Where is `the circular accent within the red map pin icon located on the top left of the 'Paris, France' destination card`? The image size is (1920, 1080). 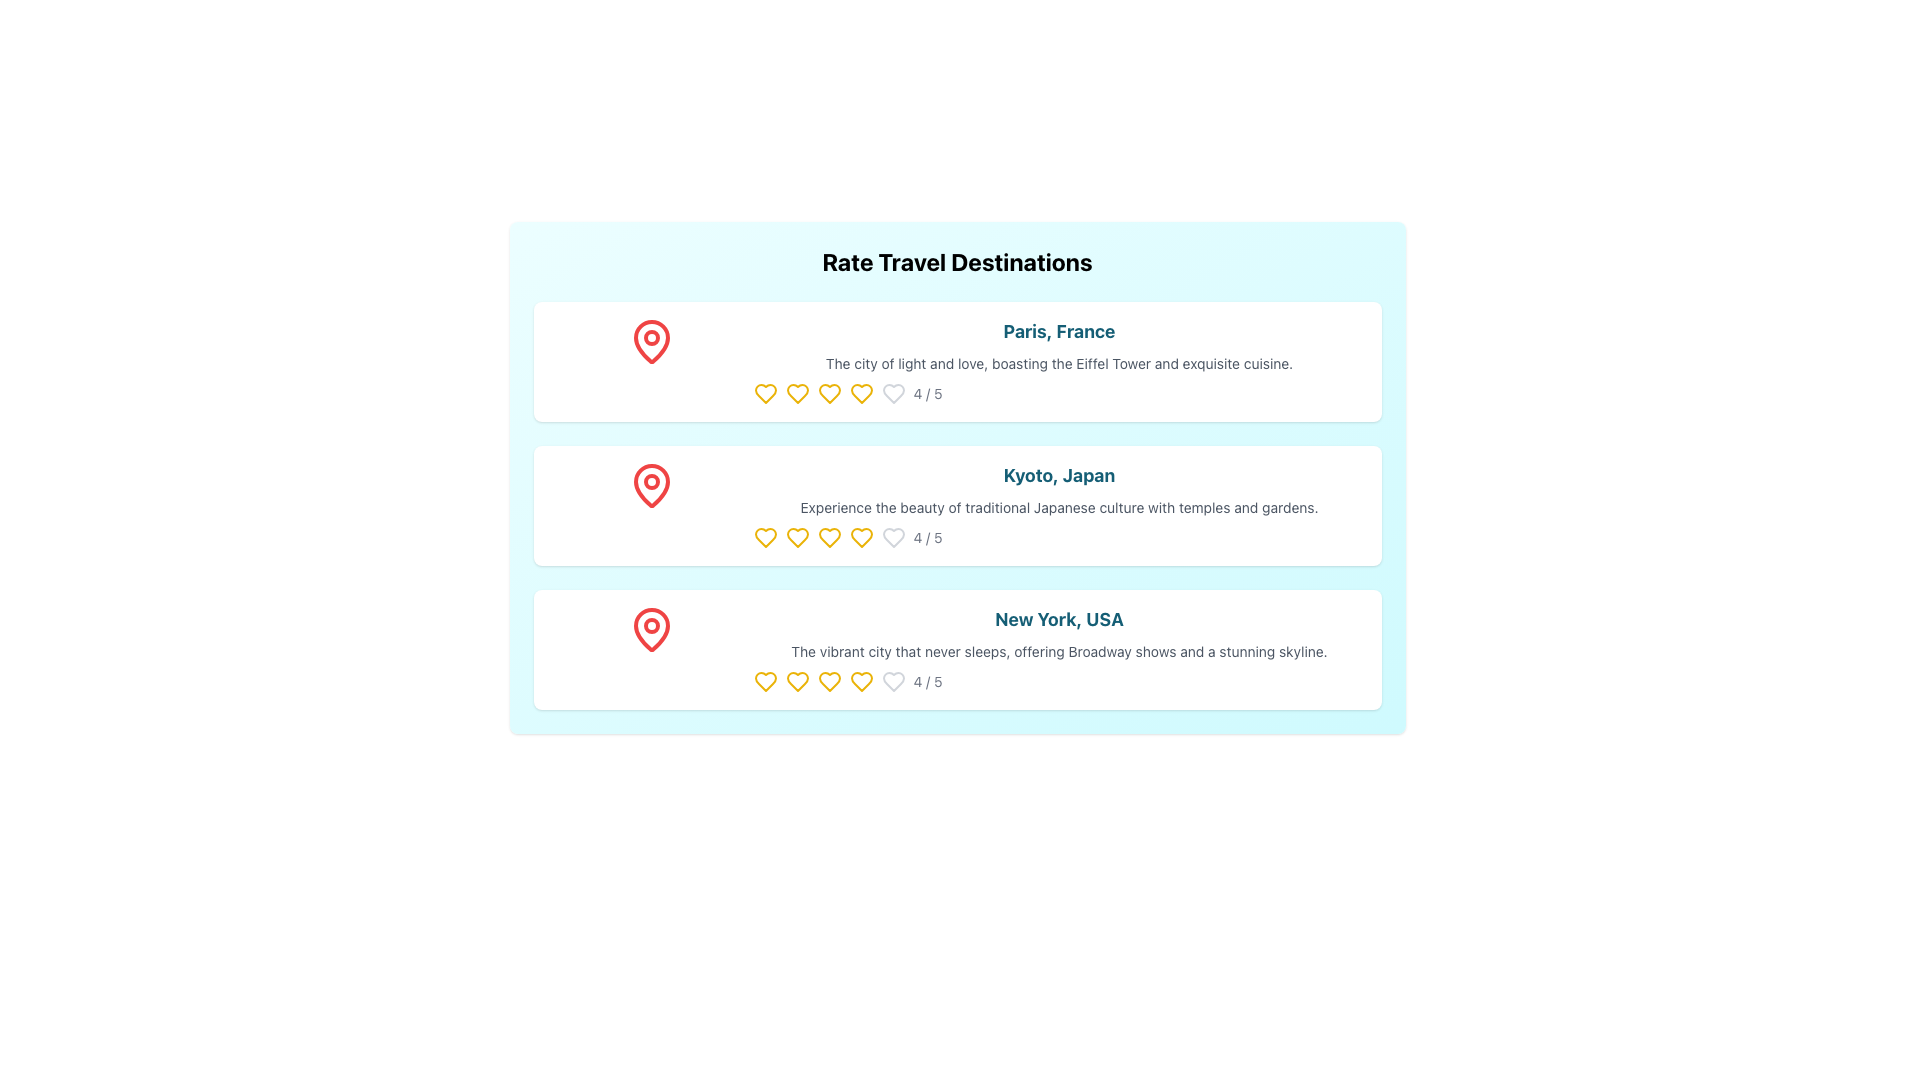 the circular accent within the red map pin icon located on the top left of the 'Paris, France' destination card is located at coordinates (651, 337).